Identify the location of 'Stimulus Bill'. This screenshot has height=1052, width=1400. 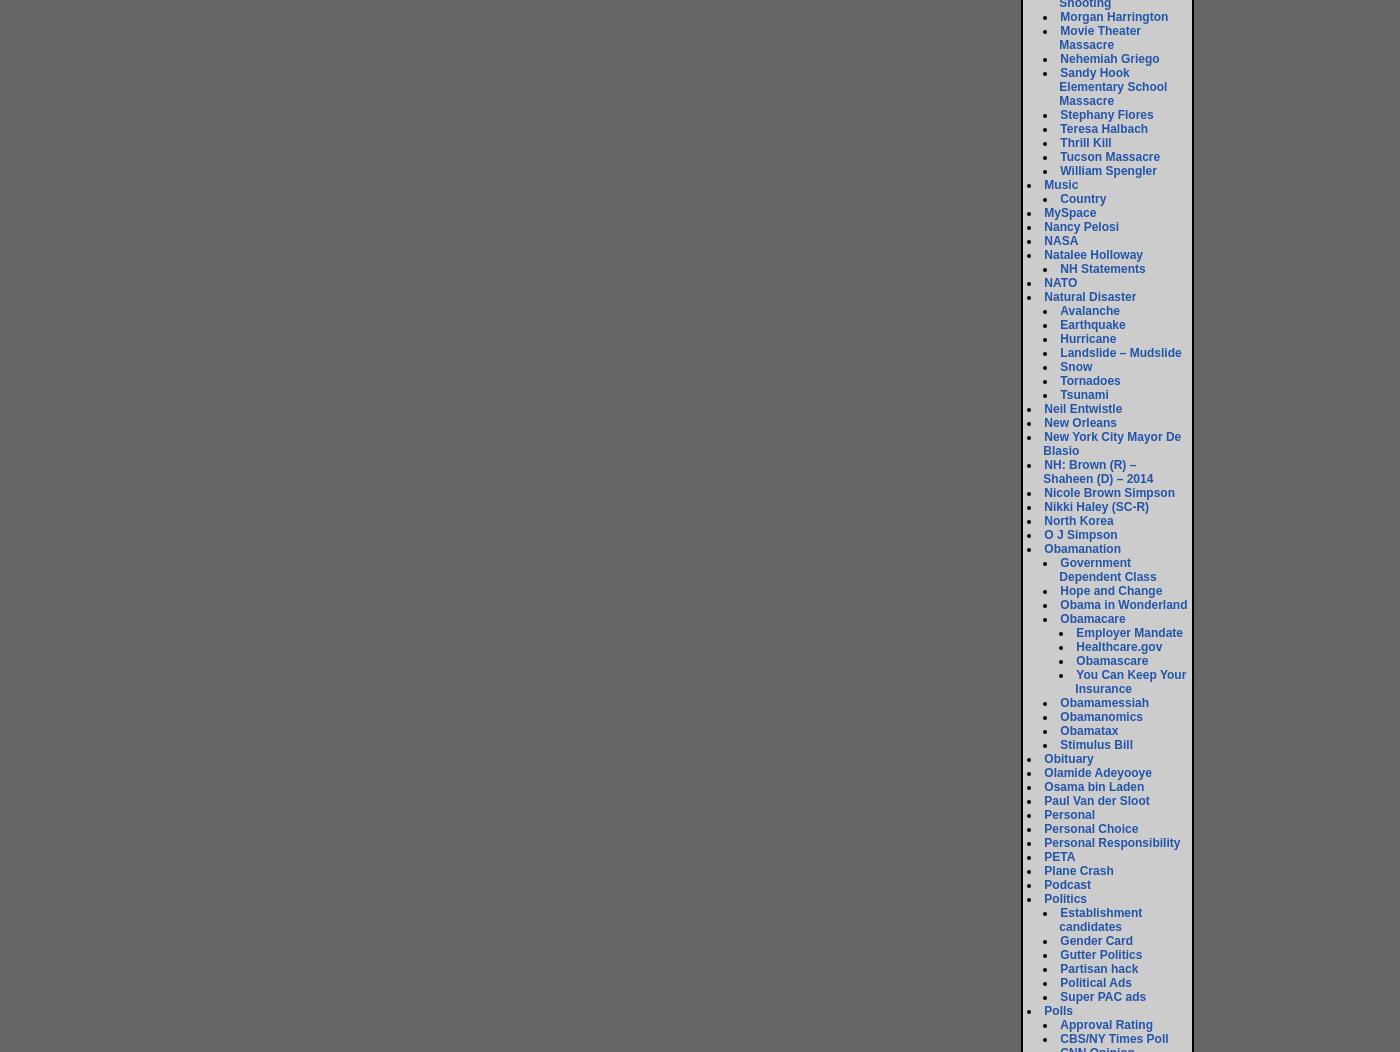
(1096, 745).